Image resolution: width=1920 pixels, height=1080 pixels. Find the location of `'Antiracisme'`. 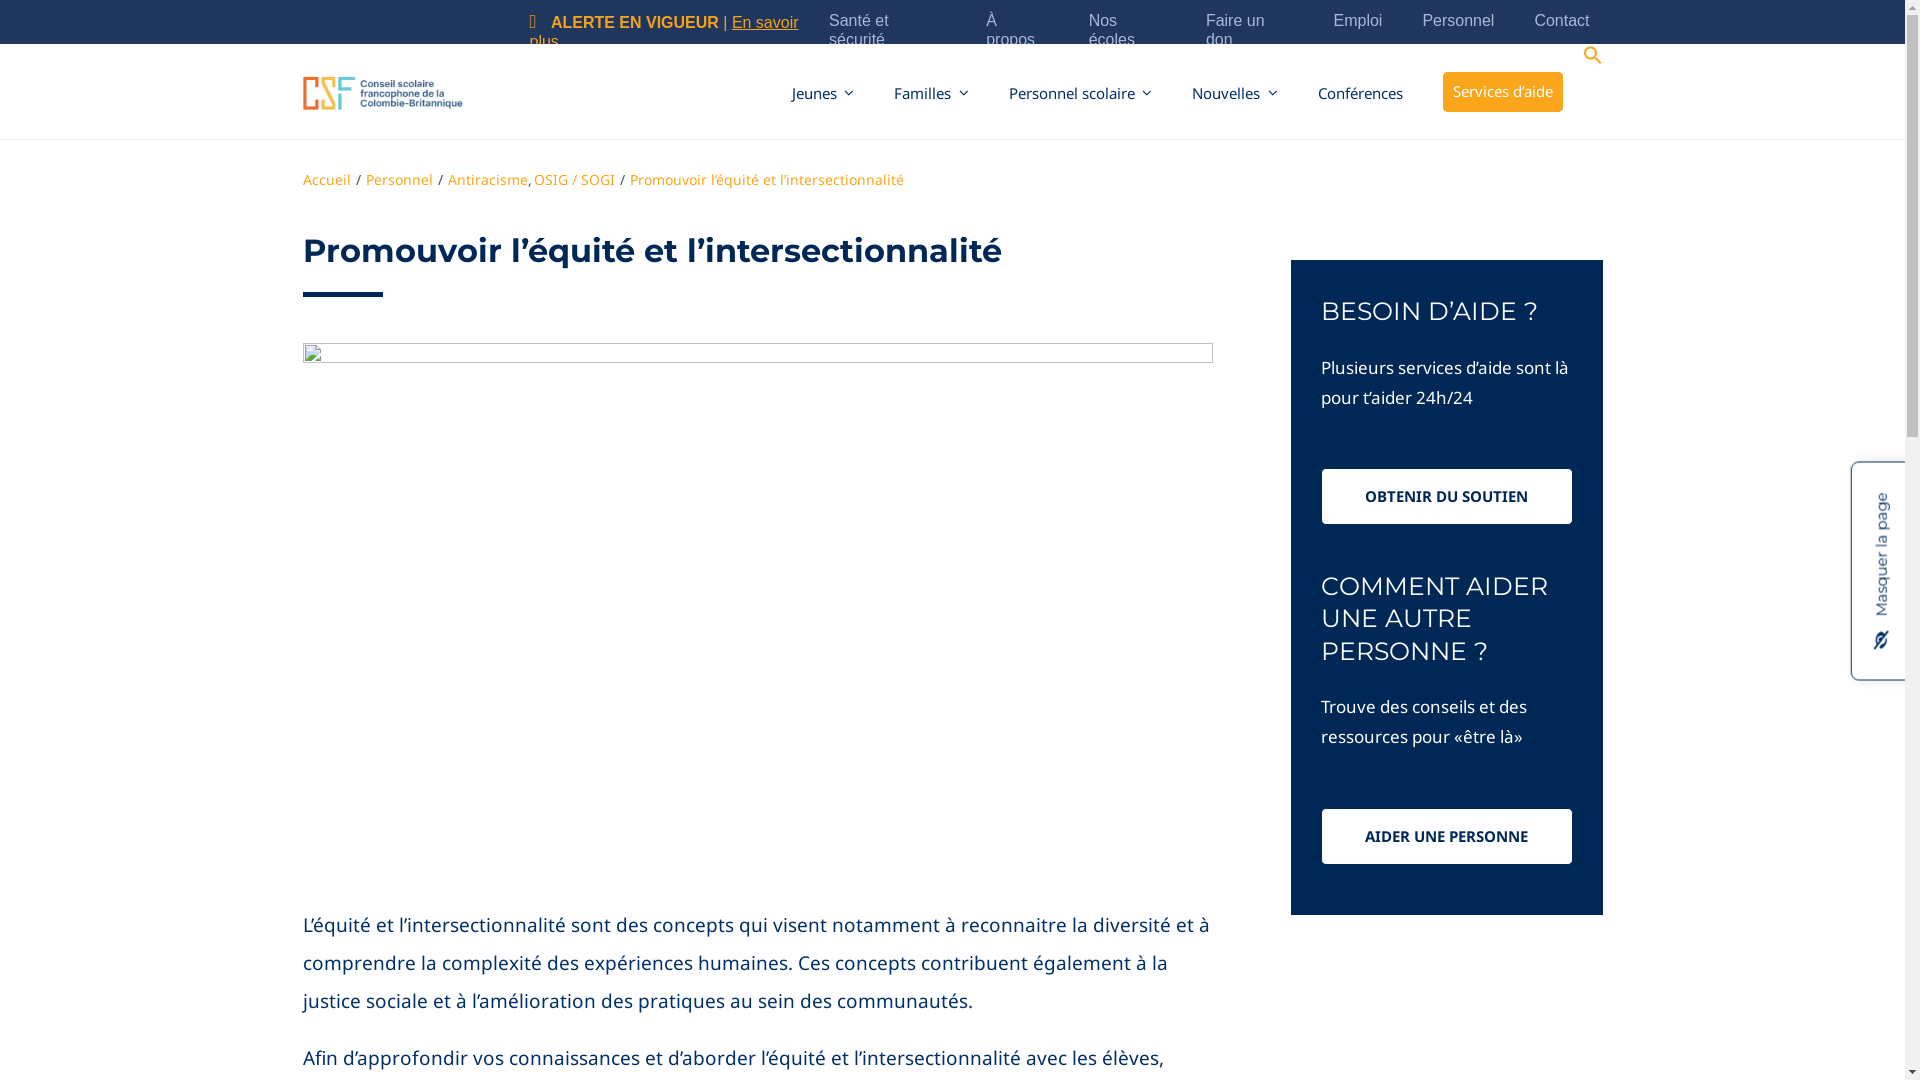

'Antiracisme' is located at coordinates (488, 178).